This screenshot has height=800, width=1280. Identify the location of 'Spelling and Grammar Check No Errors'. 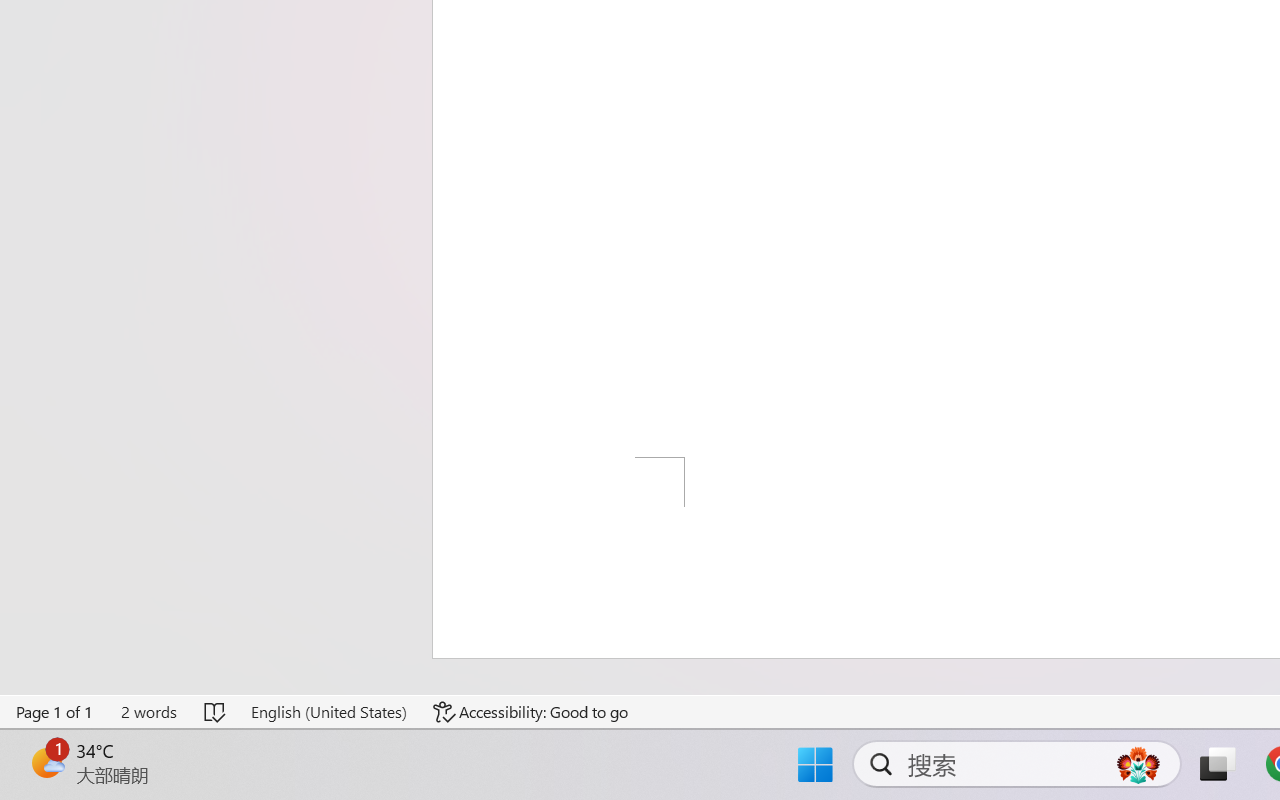
(216, 711).